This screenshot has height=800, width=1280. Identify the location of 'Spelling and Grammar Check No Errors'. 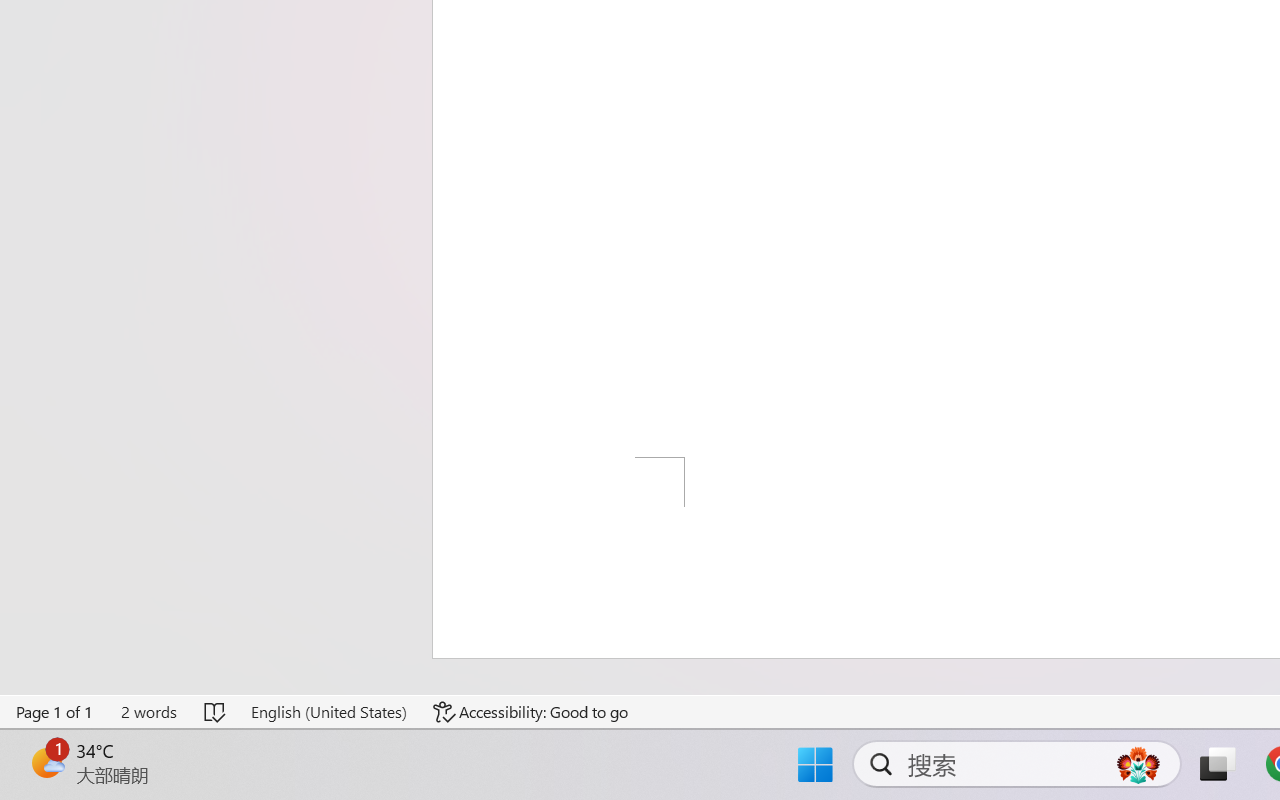
(216, 711).